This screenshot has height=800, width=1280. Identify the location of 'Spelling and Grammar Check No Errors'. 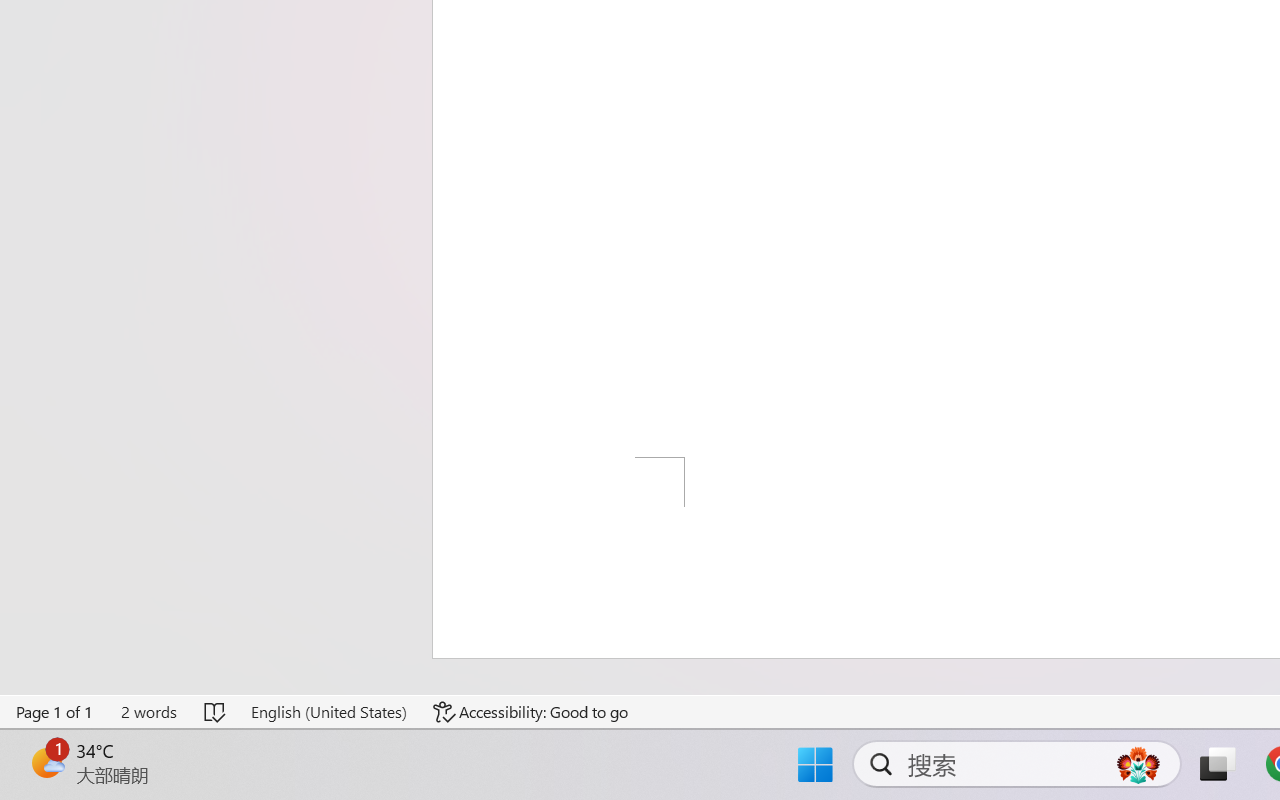
(216, 711).